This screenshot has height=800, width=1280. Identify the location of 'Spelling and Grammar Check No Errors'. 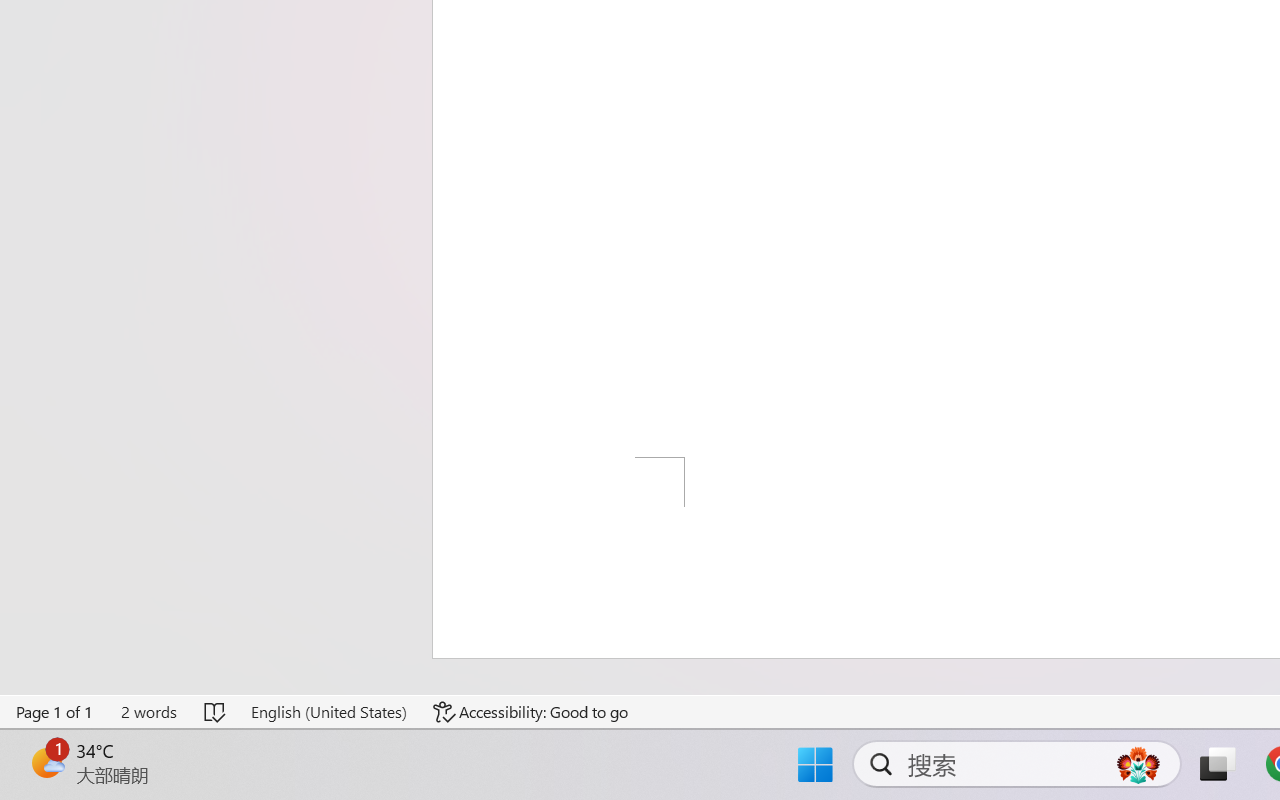
(216, 711).